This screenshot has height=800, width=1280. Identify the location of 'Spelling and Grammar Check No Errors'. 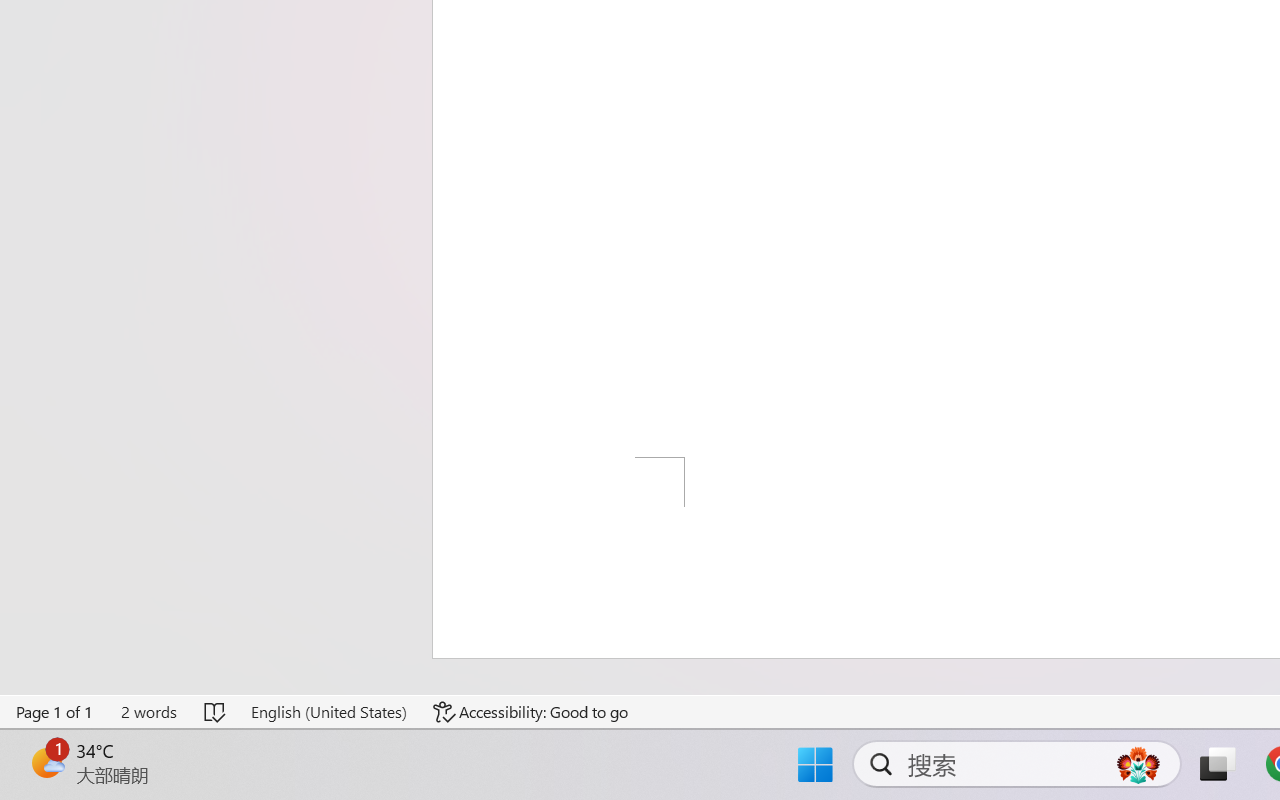
(216, 711).